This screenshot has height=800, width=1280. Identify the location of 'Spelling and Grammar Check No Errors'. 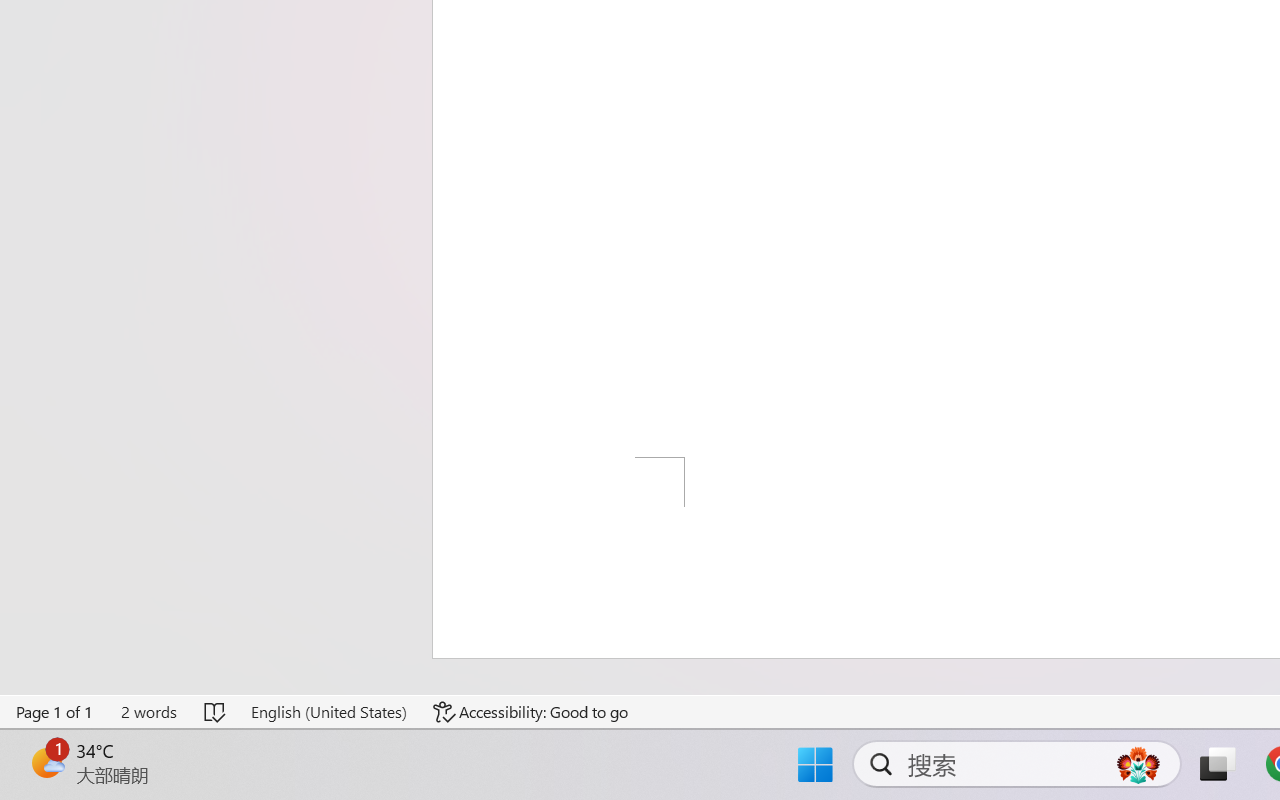
(216, 711).